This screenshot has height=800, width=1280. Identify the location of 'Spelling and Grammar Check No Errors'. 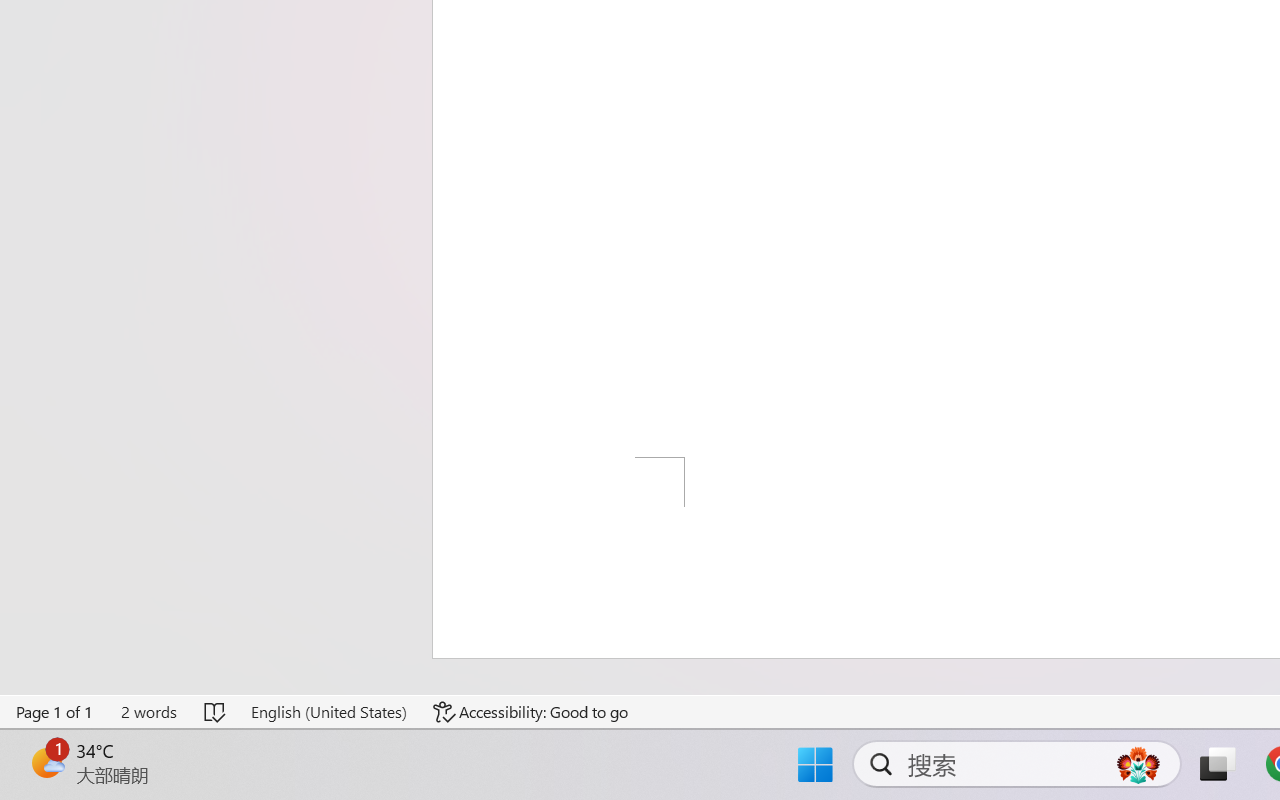
(216, 711).